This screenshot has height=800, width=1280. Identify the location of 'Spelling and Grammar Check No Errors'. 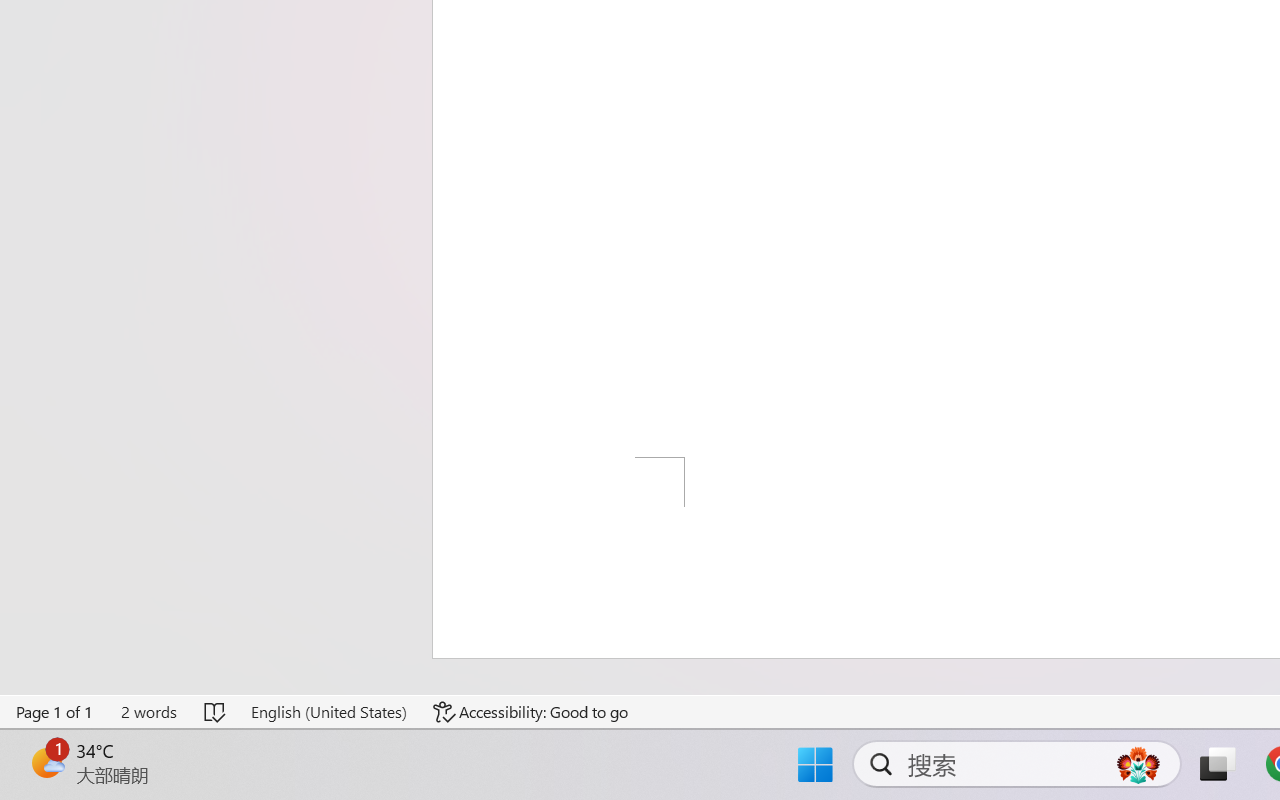
(216, 711).